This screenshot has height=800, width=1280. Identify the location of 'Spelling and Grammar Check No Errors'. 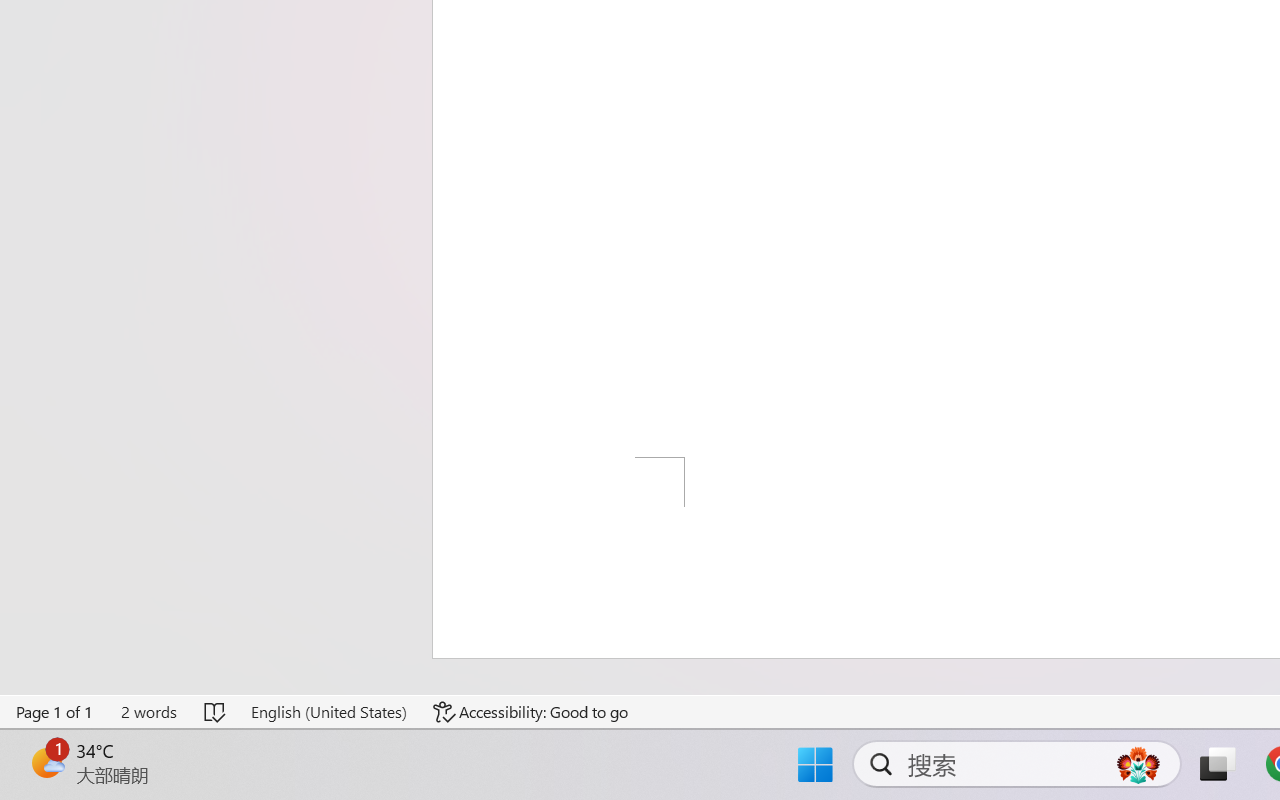
(216, 711).